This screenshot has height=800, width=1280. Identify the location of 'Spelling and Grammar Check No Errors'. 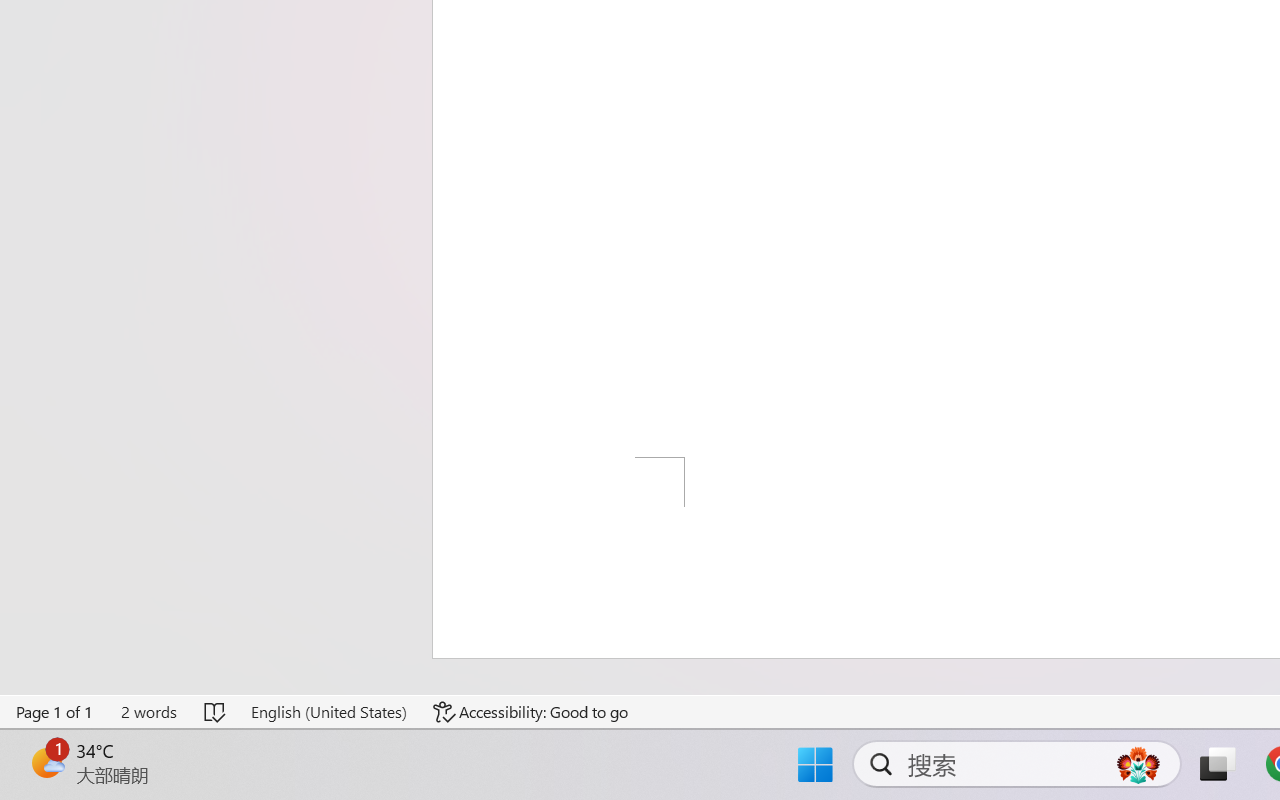
(216, 711).